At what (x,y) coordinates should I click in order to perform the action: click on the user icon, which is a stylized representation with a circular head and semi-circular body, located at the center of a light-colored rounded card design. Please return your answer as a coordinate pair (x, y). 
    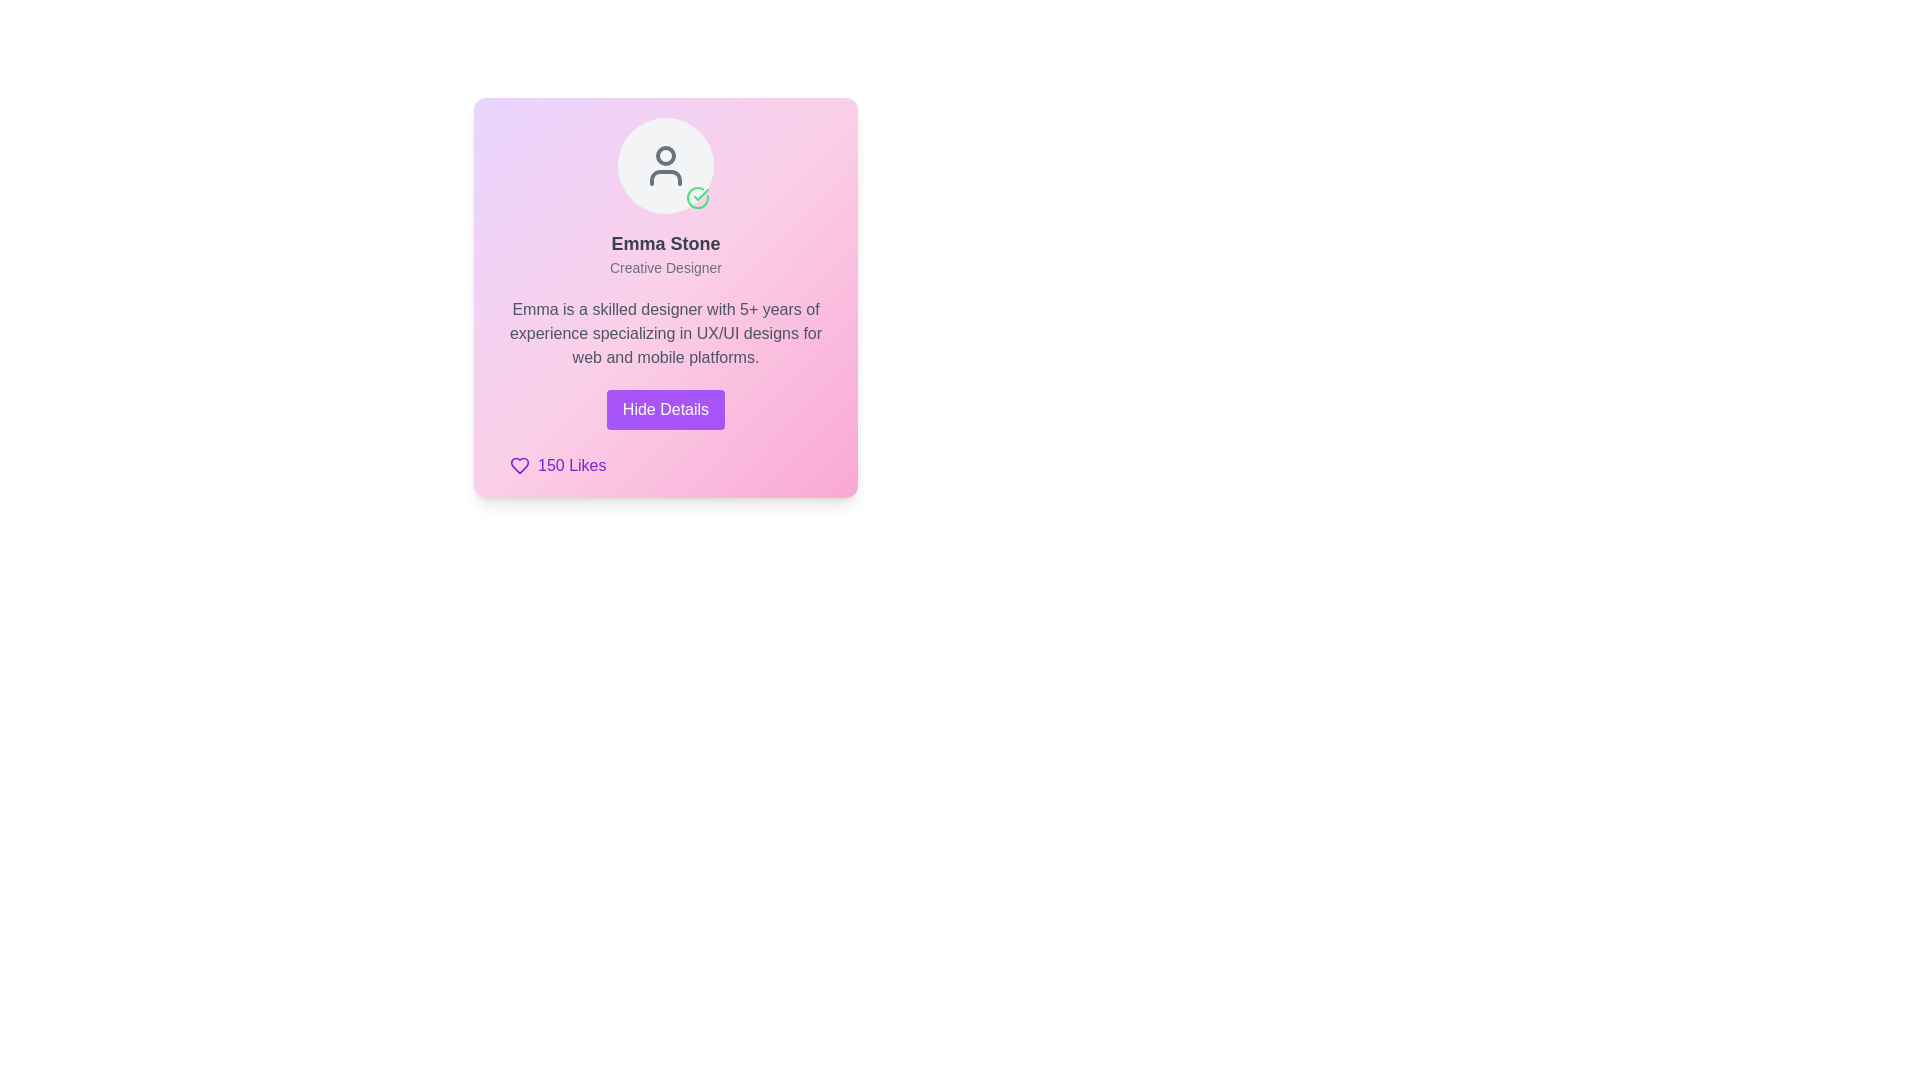
    Looking at the image, I should click on (666, 164).